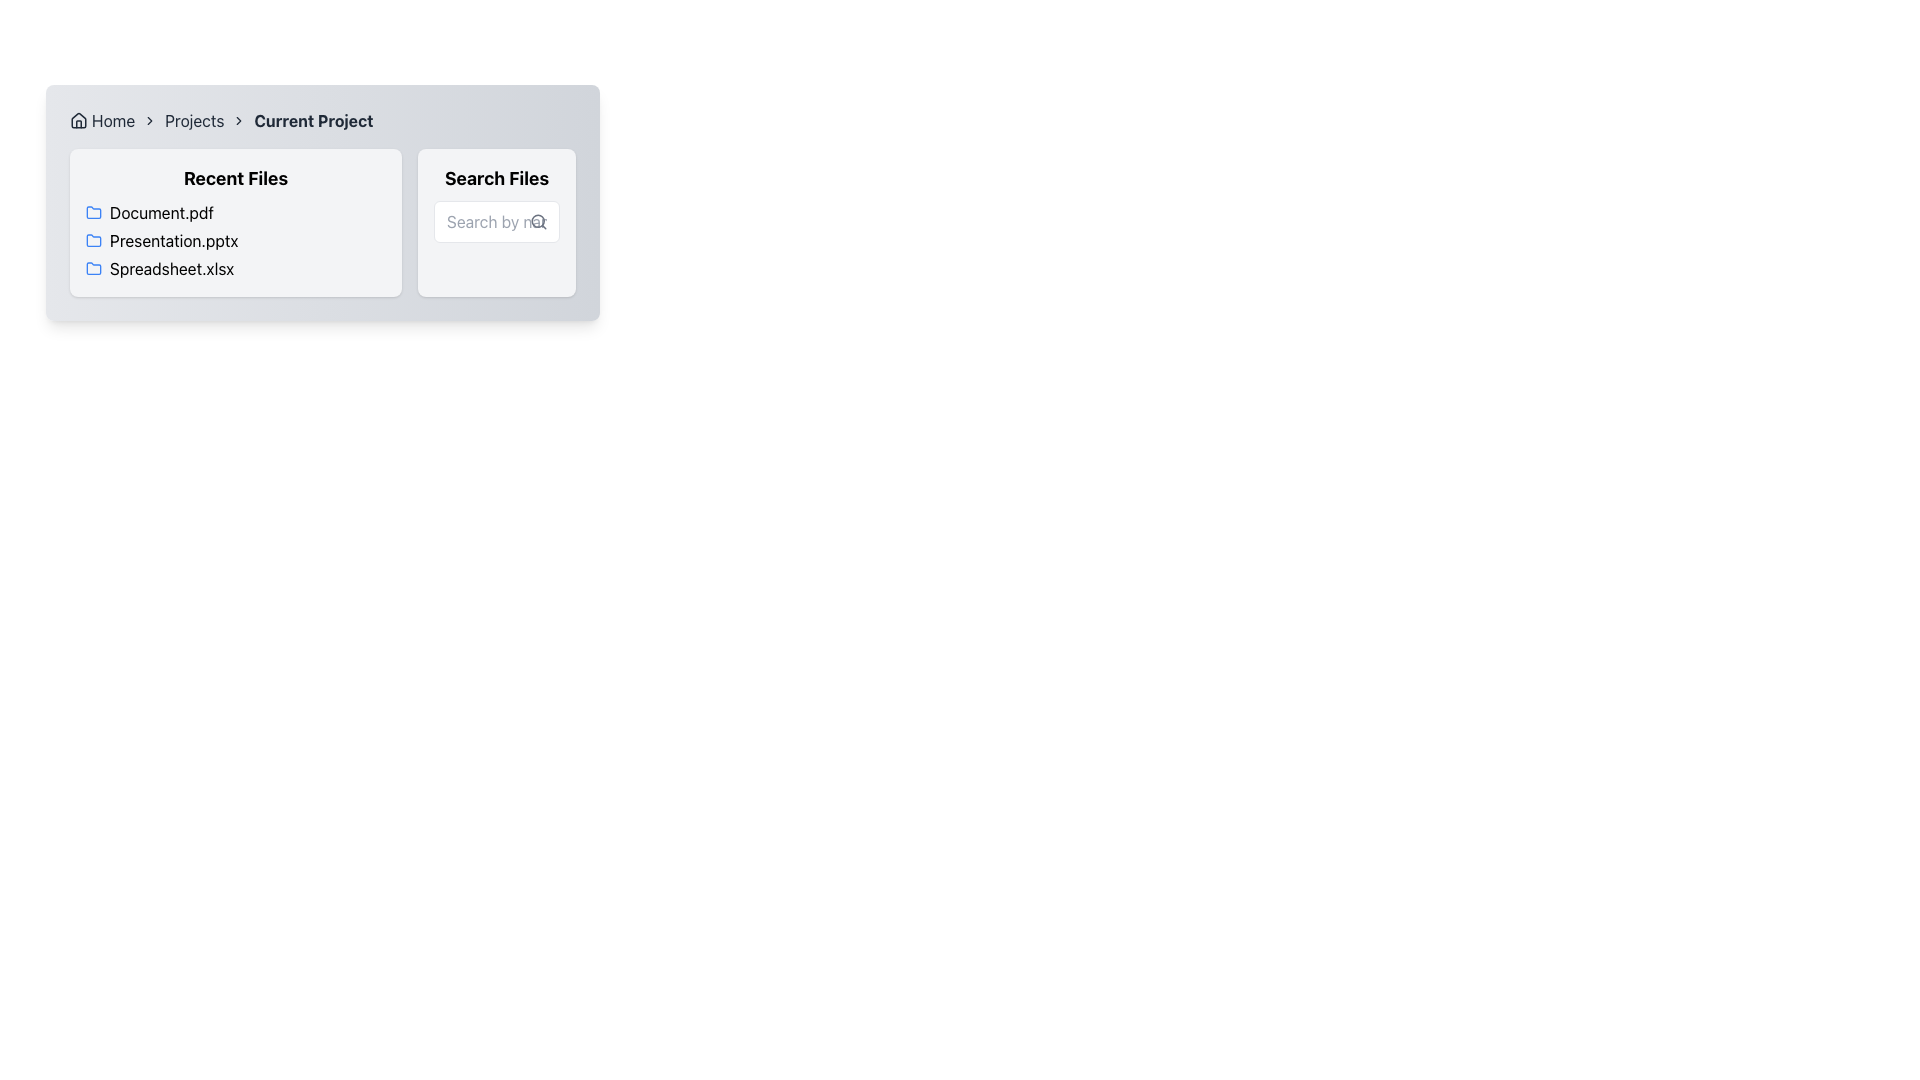  Describe the element at coordinates (312, 120) in the screenshot. I see `the text label 'Current Project' located at the far-right of the breadcrumb navigation chain` at that location.